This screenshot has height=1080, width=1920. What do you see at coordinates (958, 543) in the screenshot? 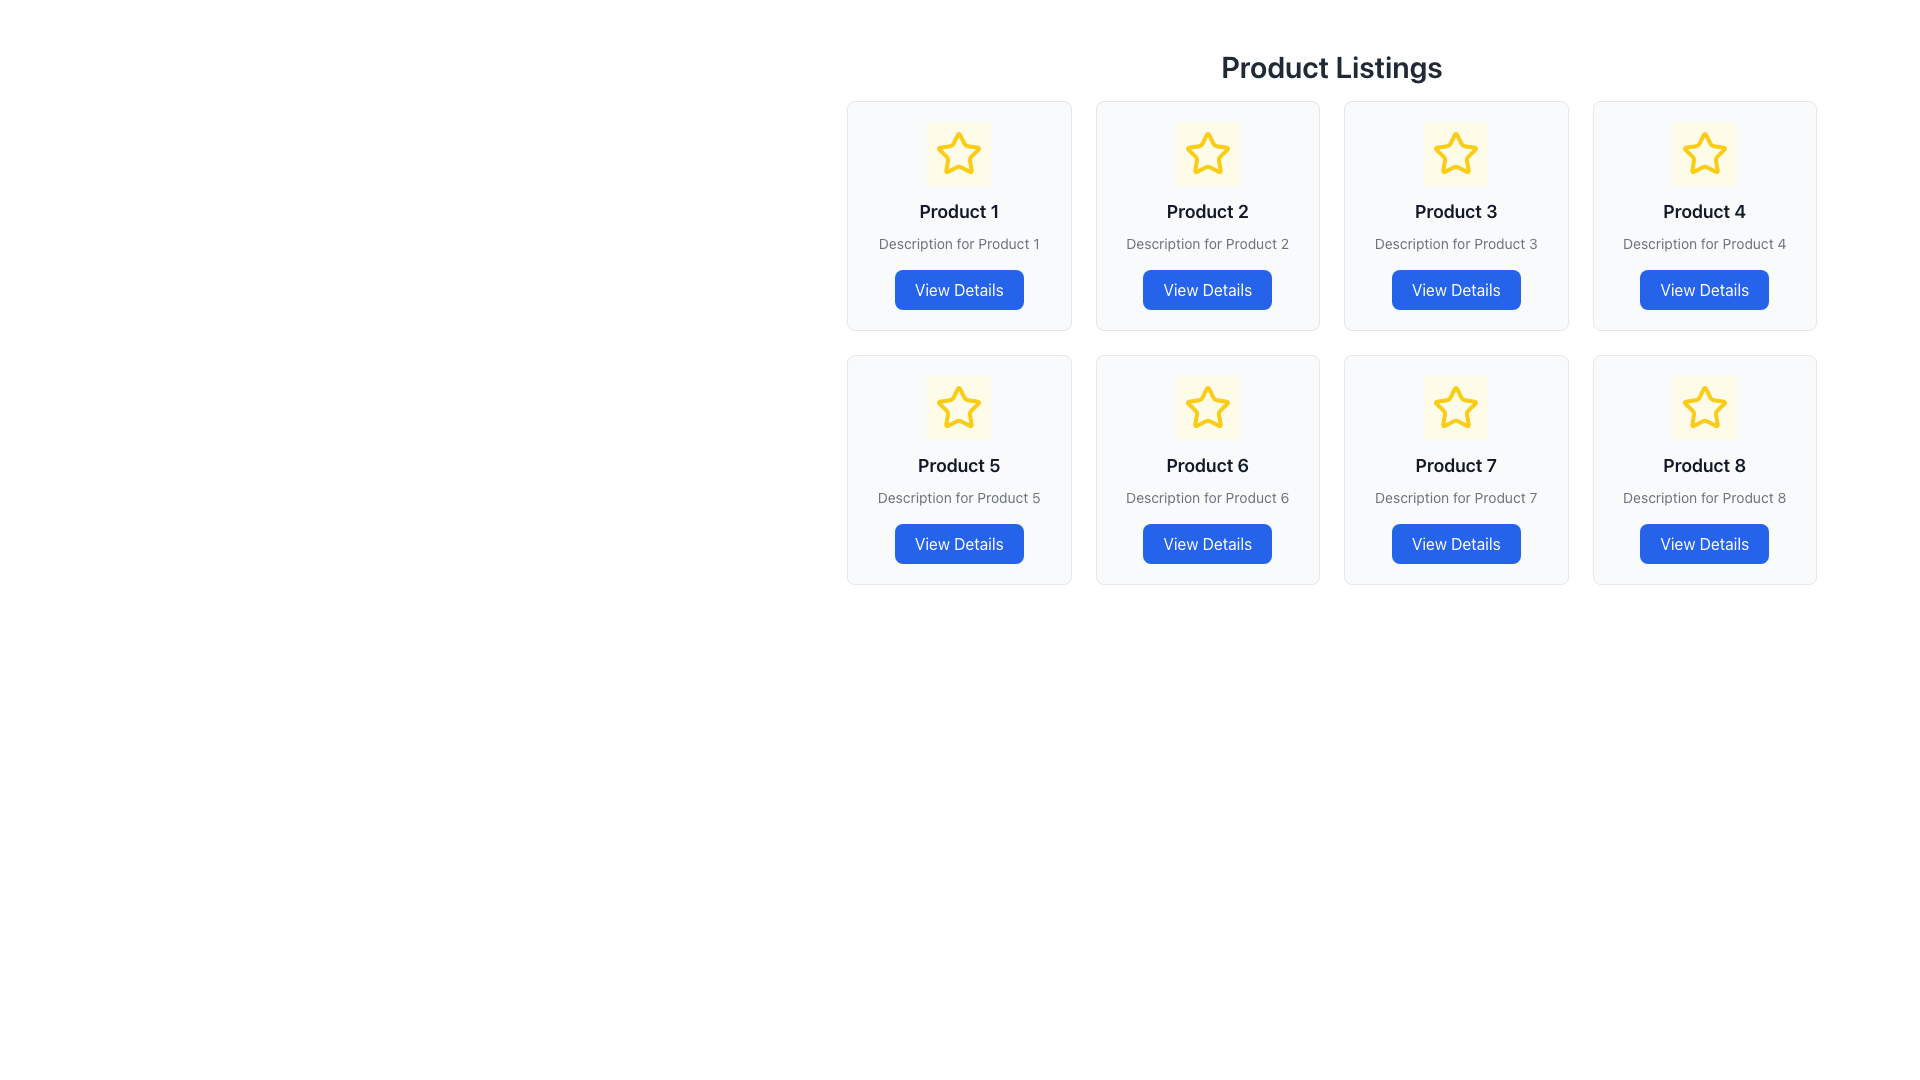
I see `the button located centrally within the 'Product 5' card, positioned beneath the description text` at bounding box center [958, 543].